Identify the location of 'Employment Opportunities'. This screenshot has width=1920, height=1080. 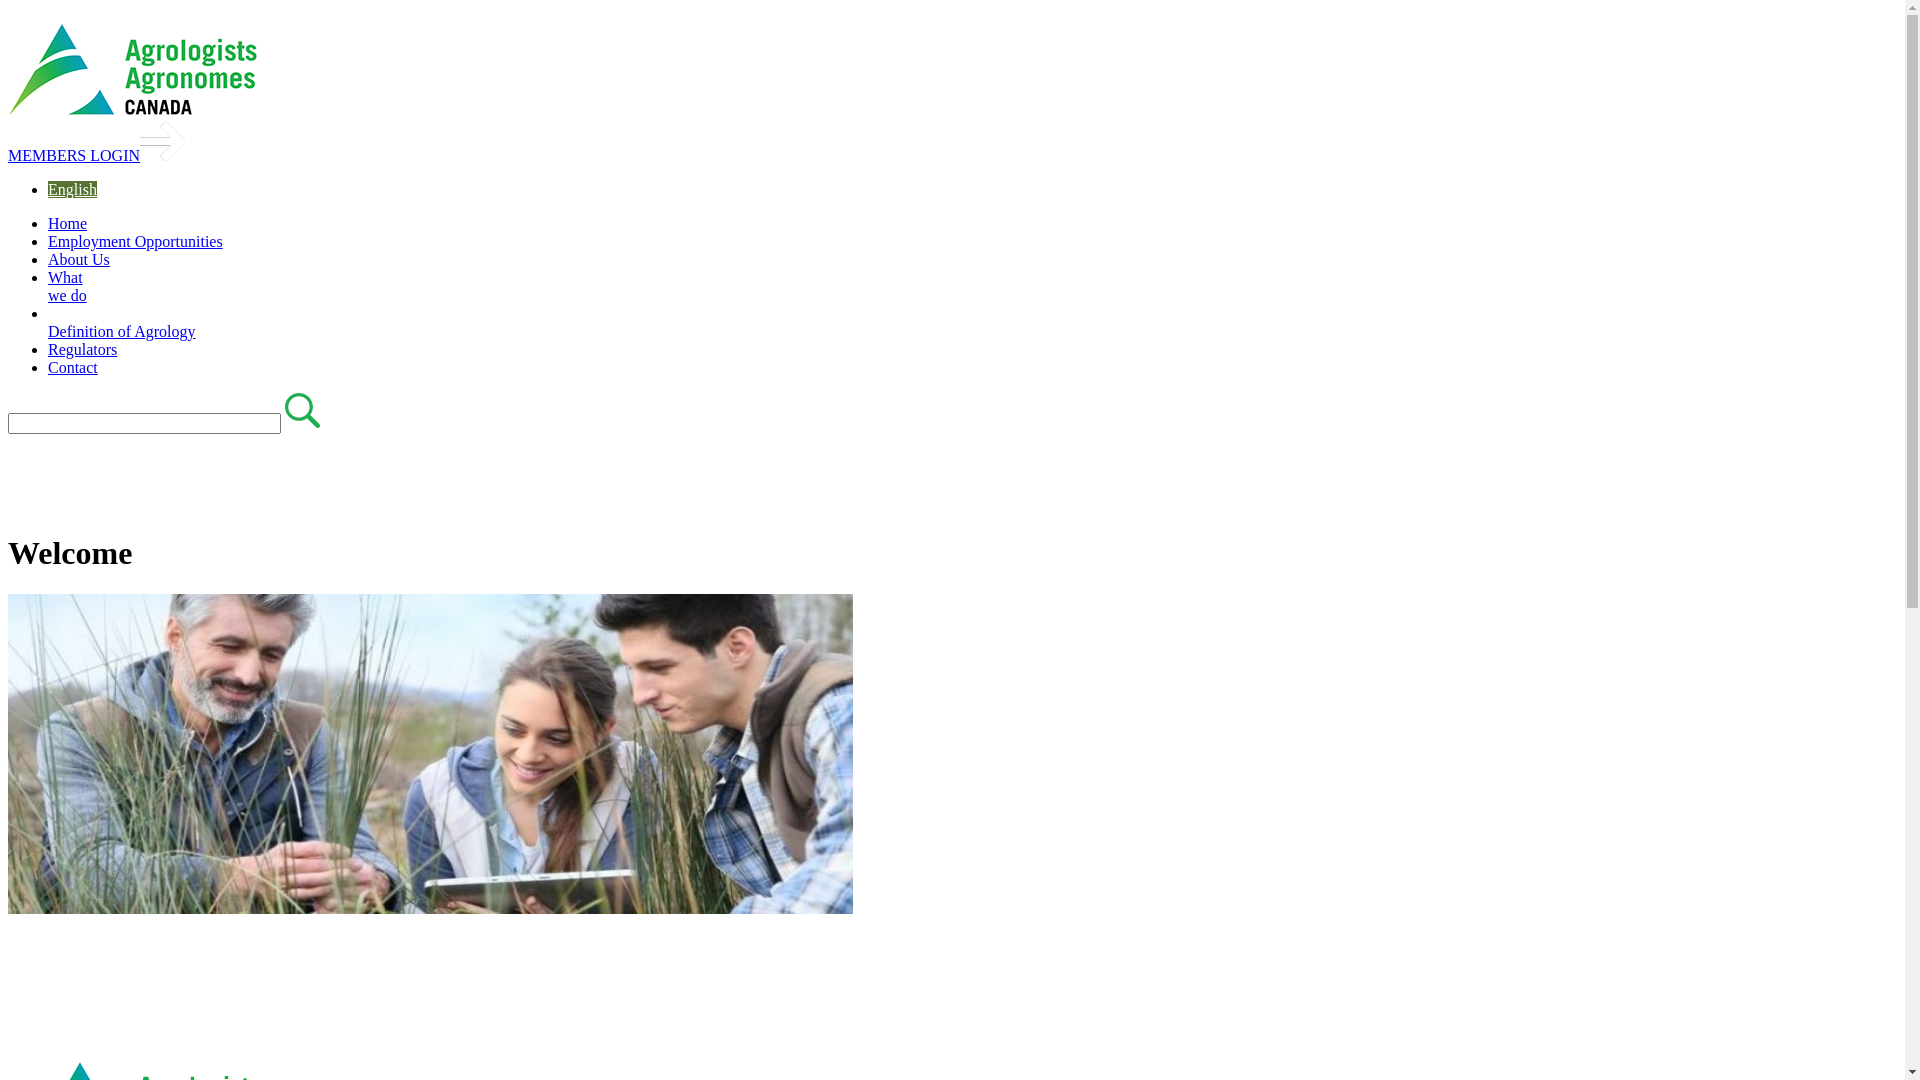
(134, 240).